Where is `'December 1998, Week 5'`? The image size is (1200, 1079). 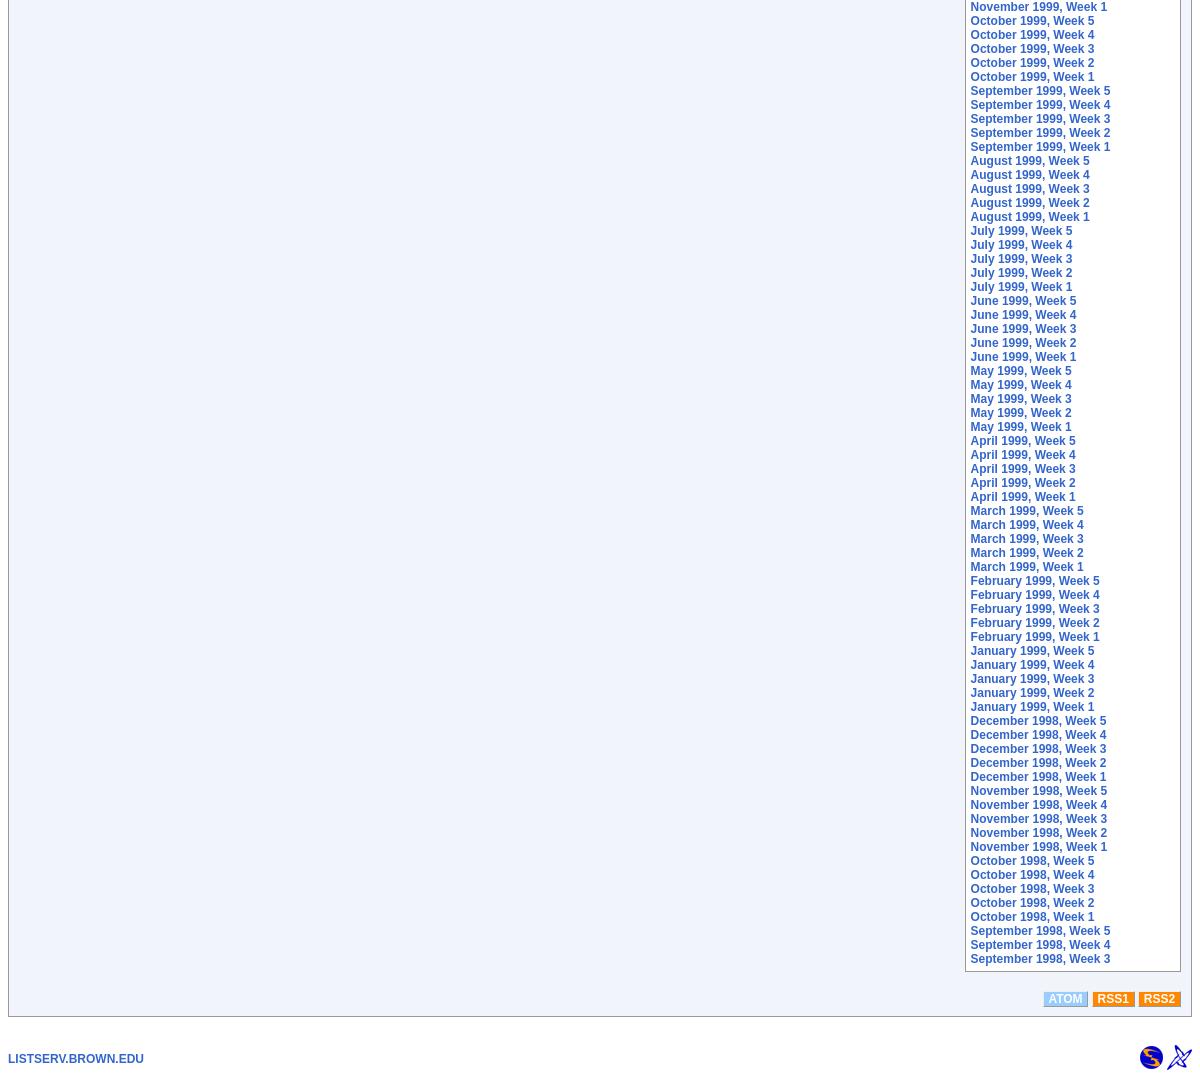 'December 1998, Week 5' is located at coordinates (969, 719).